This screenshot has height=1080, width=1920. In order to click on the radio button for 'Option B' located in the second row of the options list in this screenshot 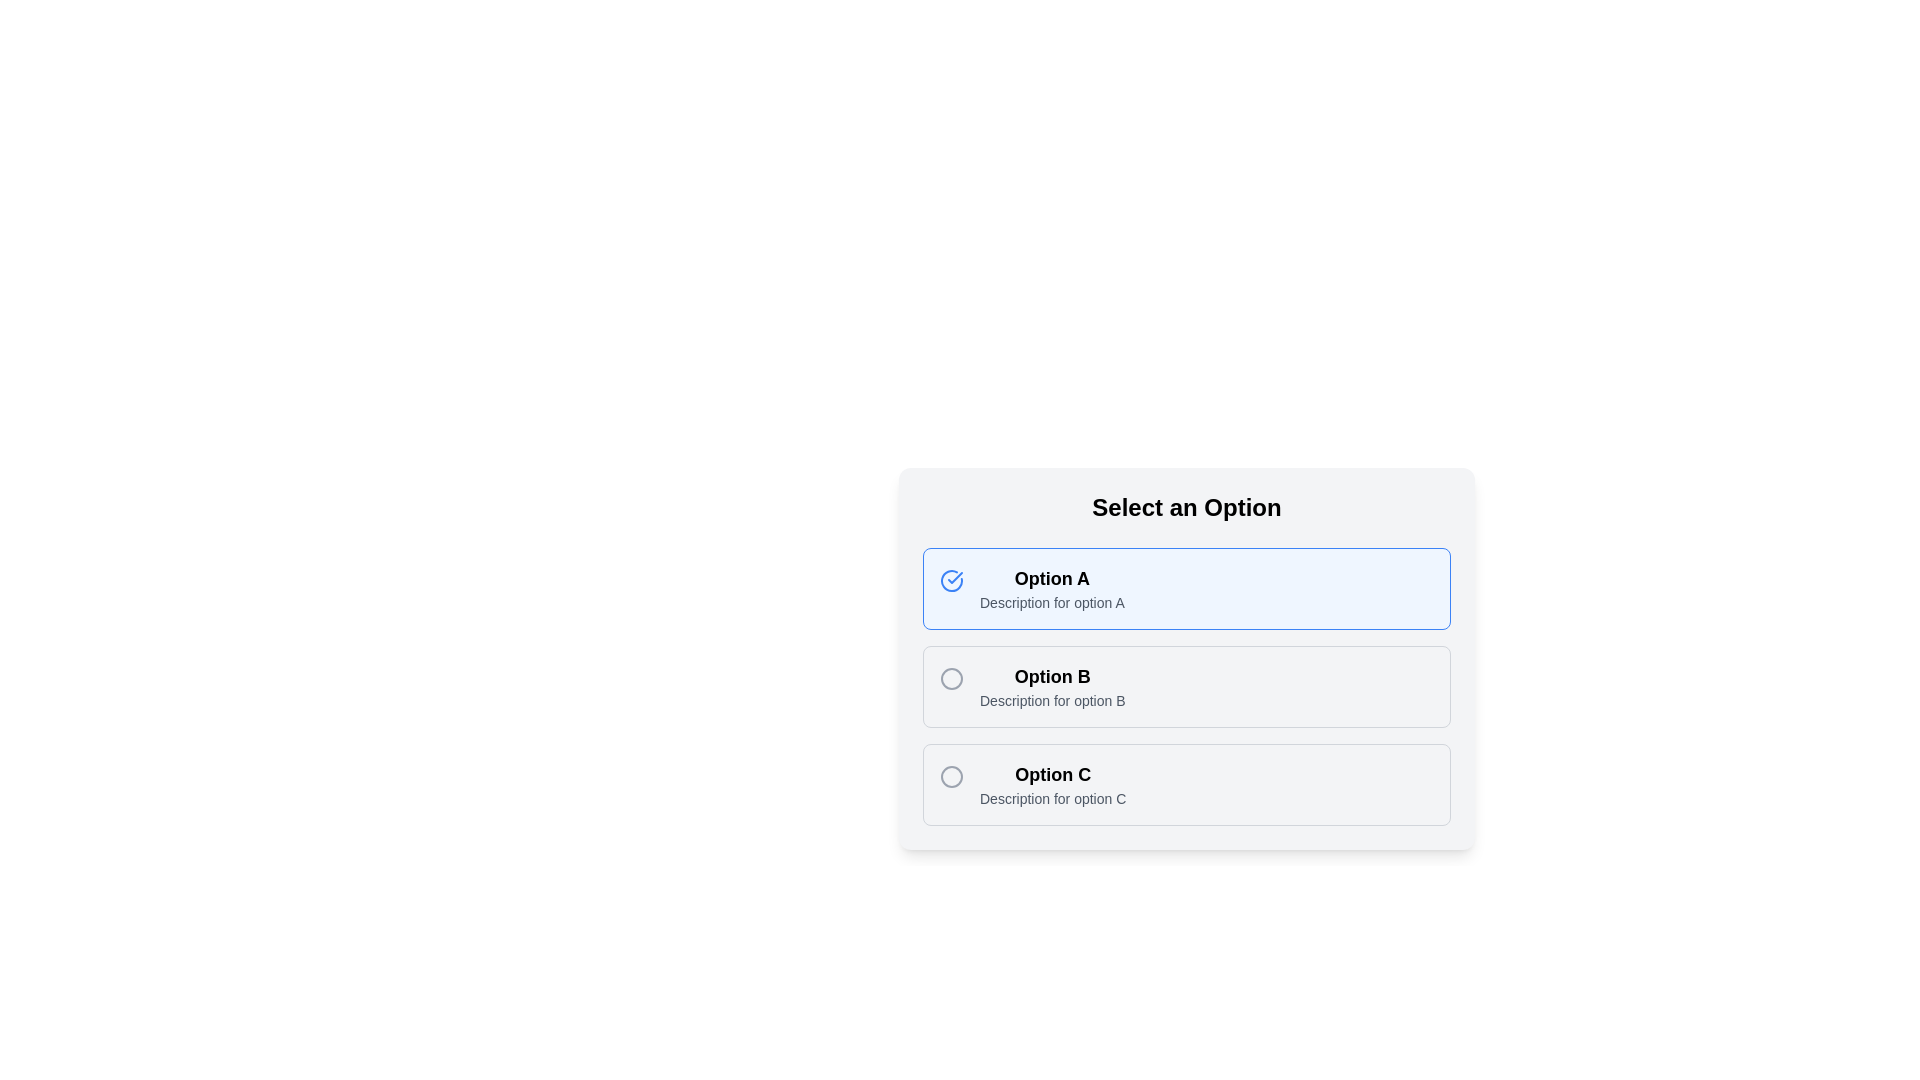, I will do `click(950, 676)`.